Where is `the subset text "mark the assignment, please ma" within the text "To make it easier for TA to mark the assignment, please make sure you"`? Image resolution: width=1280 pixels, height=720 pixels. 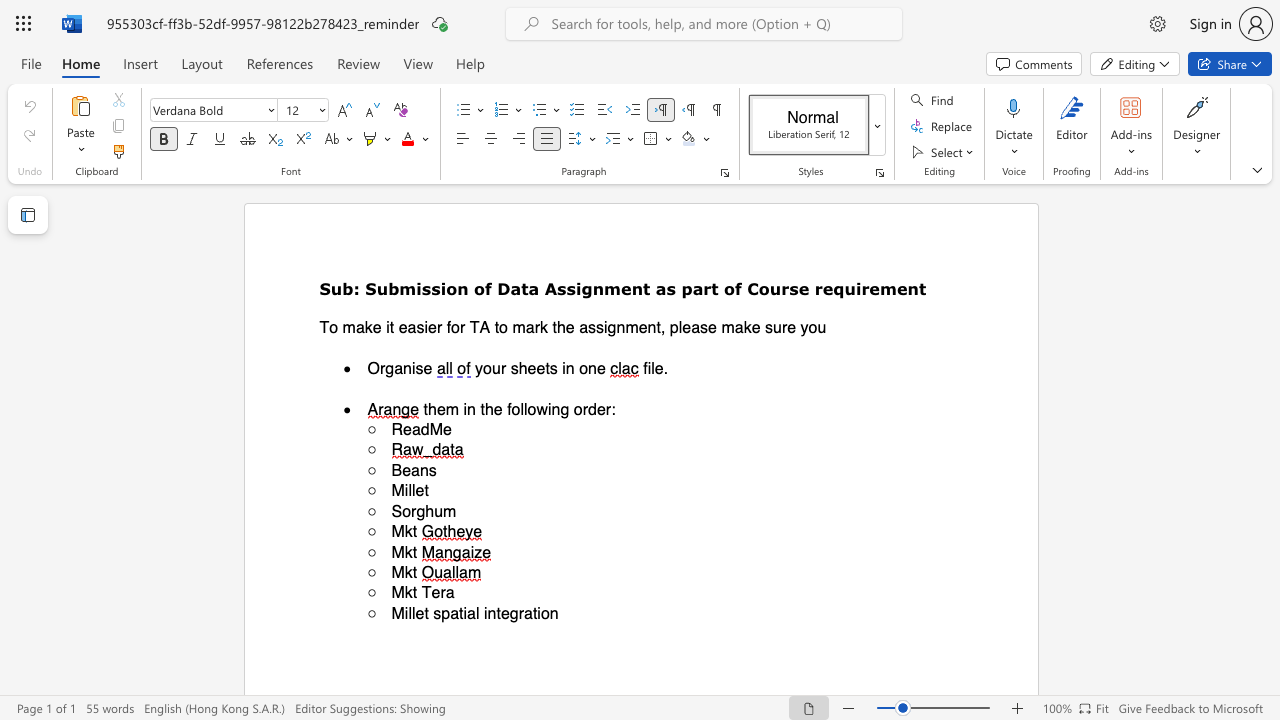
the subset text "mark the assignment, please ma" within the text "To make it easier for TA to mark the assignment, please make sure you" is located at coordinates (512, 326).